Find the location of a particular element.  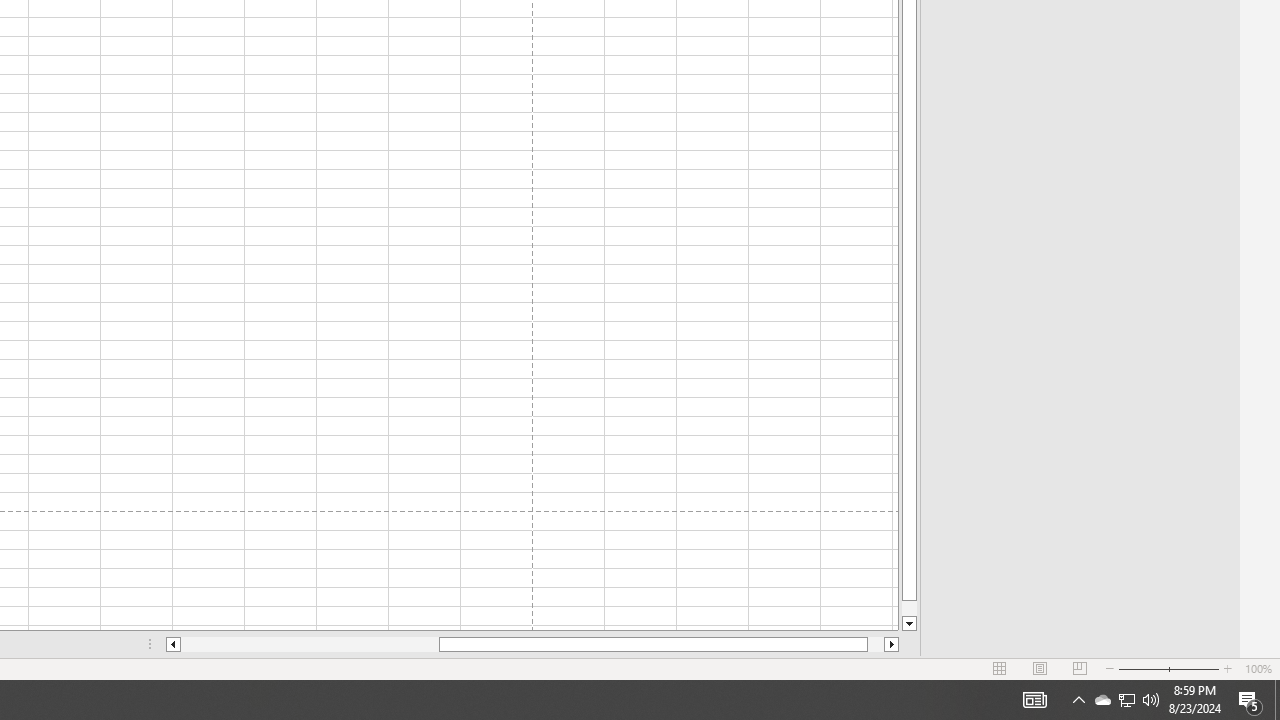

'Action Center, 5 new notifications' is located at coordinates (1250, 698).